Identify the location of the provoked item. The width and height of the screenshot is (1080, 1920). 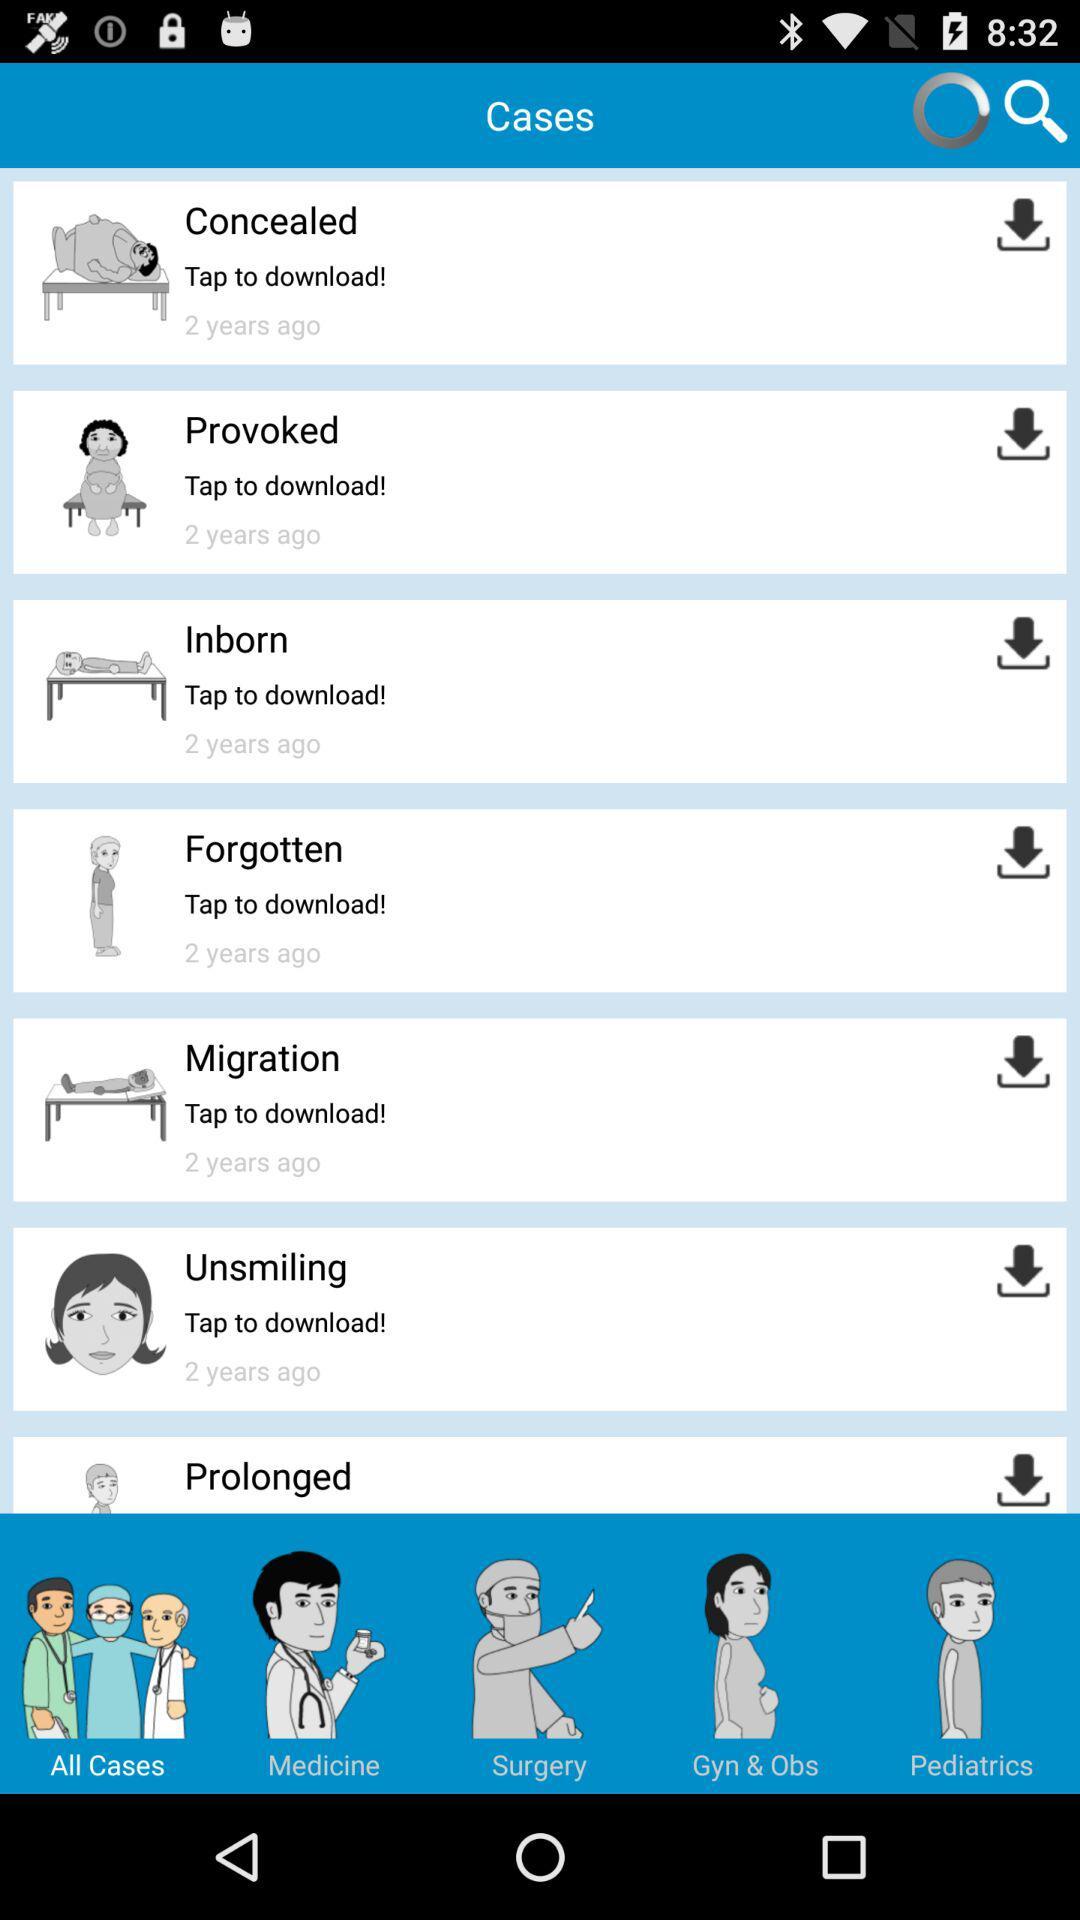
(261, 427).